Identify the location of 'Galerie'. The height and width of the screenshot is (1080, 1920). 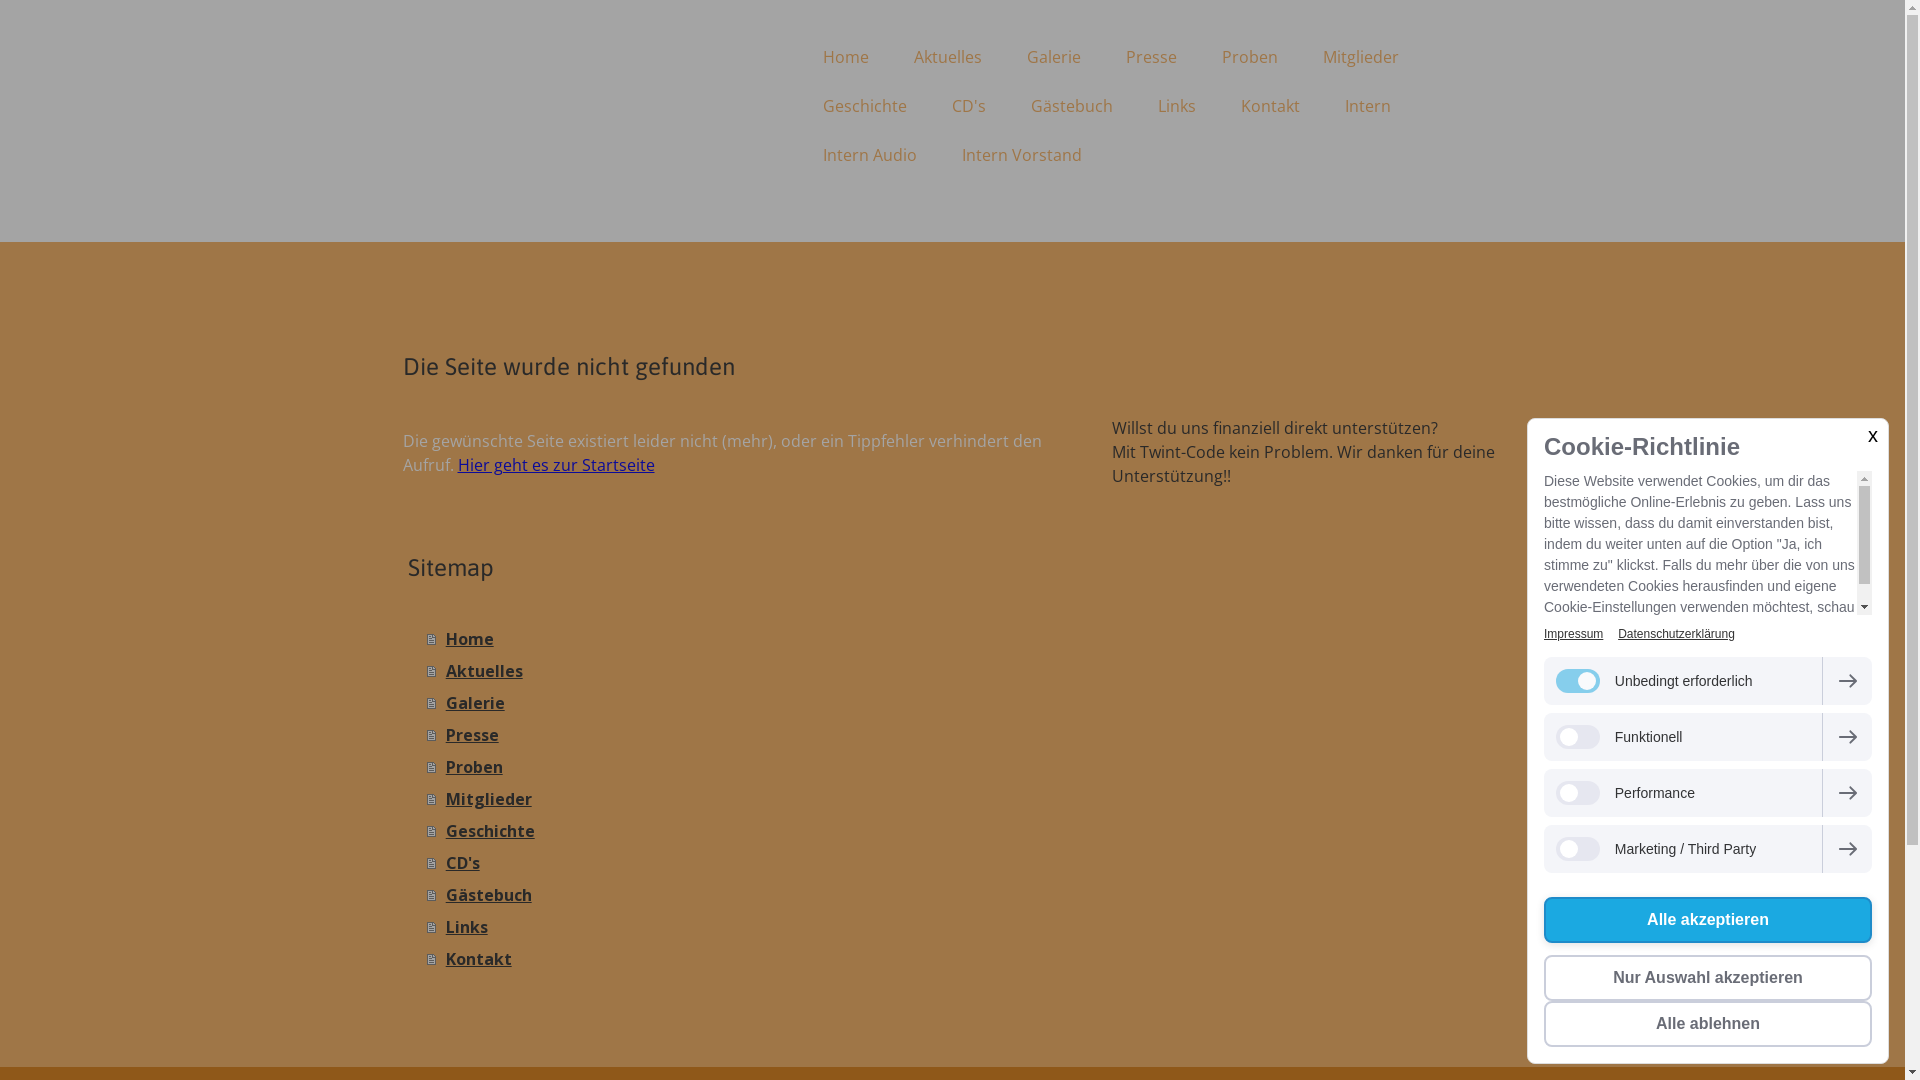
(748, 701).